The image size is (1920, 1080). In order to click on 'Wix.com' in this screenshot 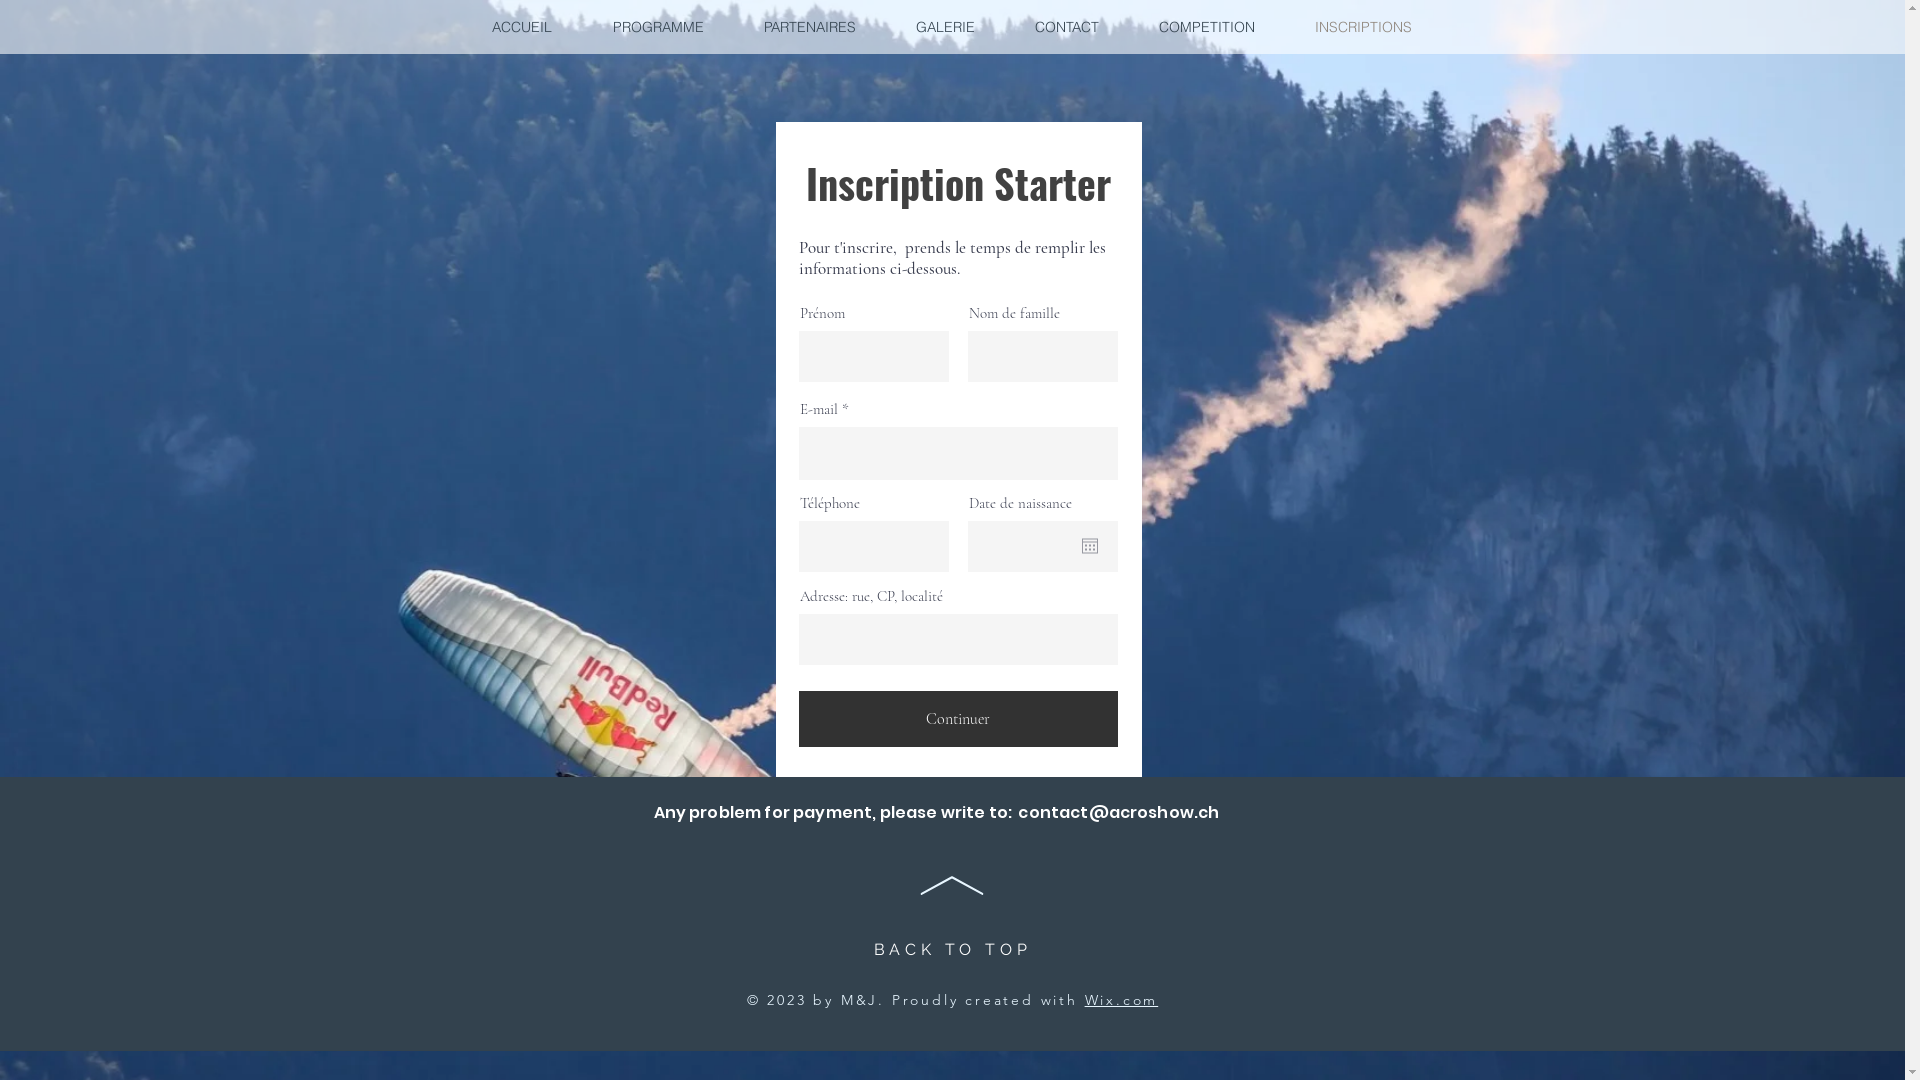, I will do `click(1122, 999)`.